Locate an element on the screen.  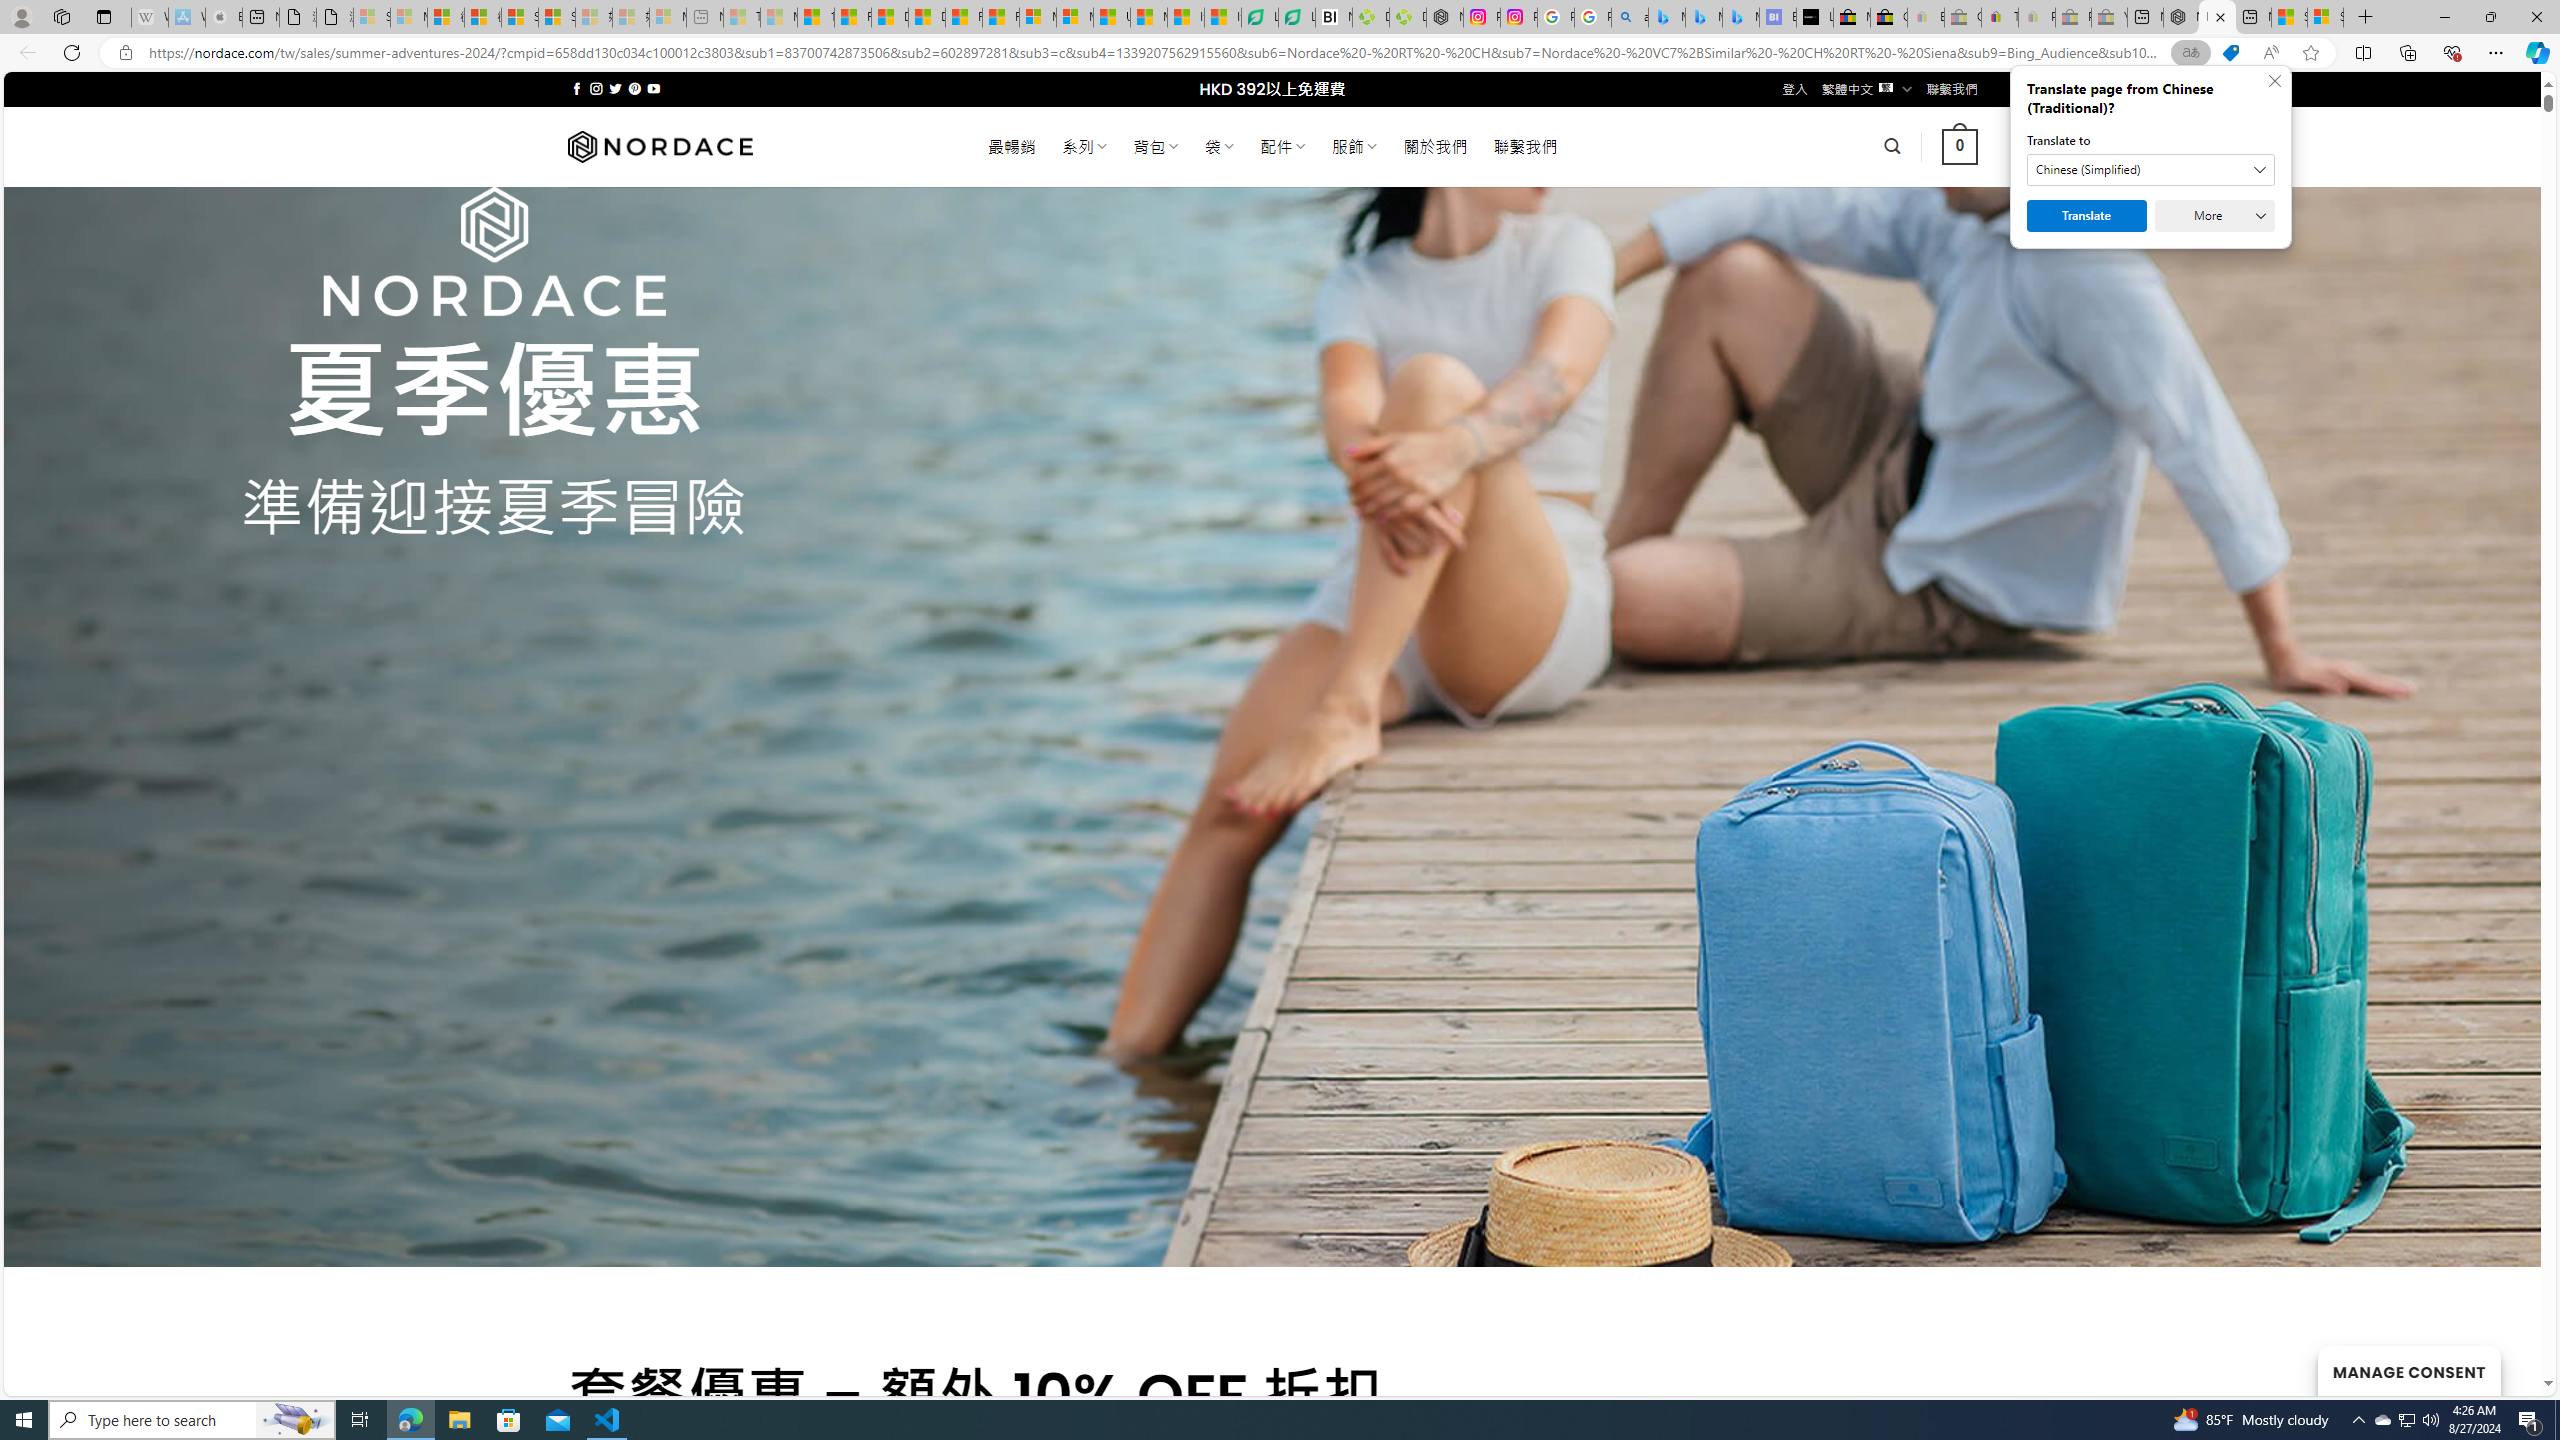
'  0  ' is located at coordinates (1960, 145).